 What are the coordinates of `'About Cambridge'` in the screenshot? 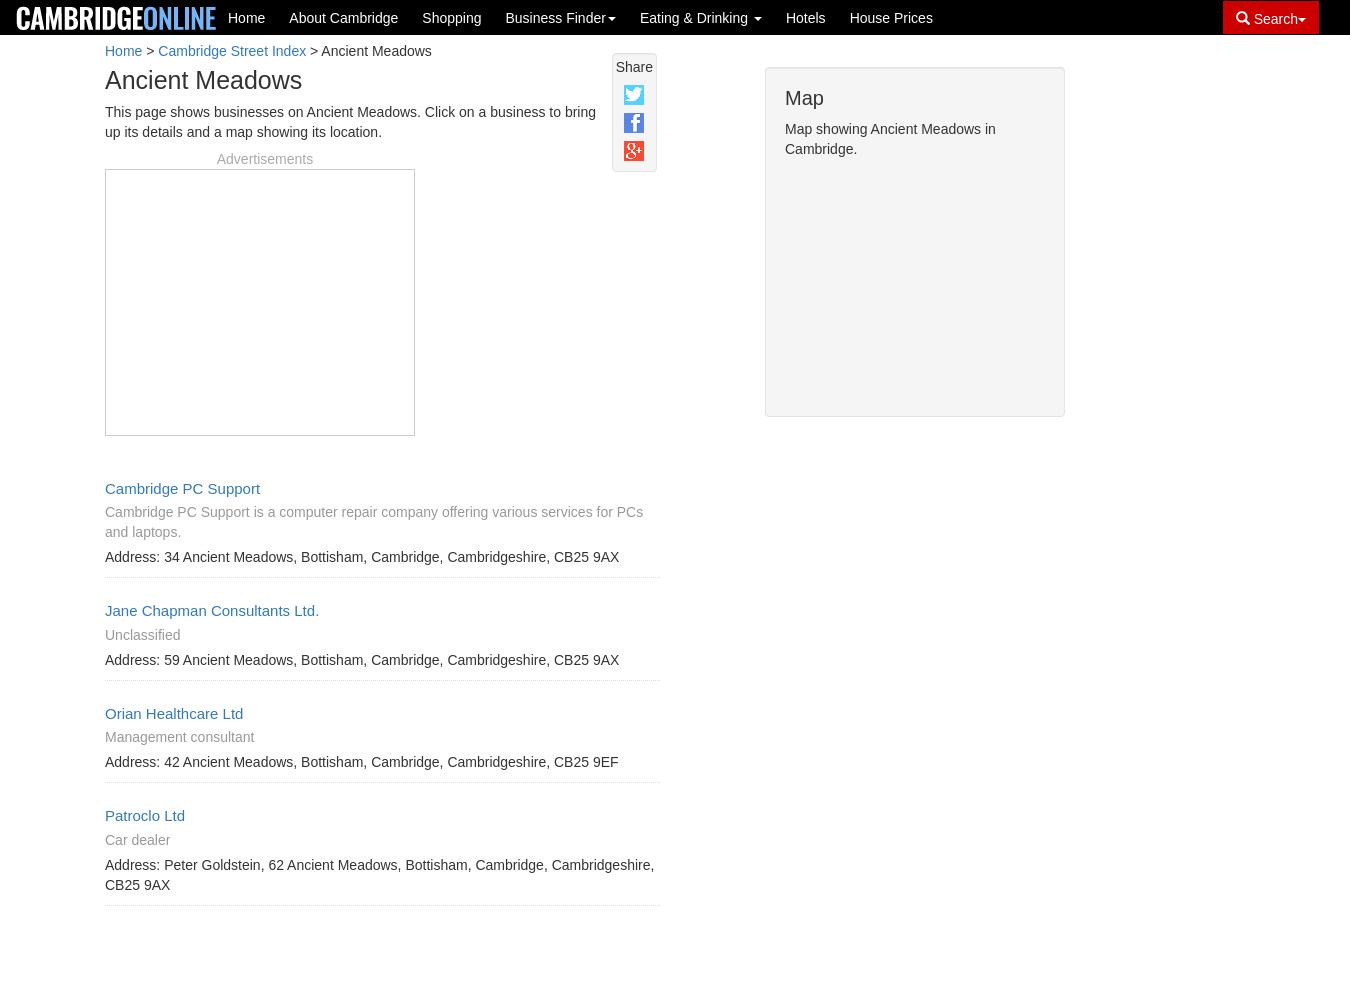 It's located at (343, 17).